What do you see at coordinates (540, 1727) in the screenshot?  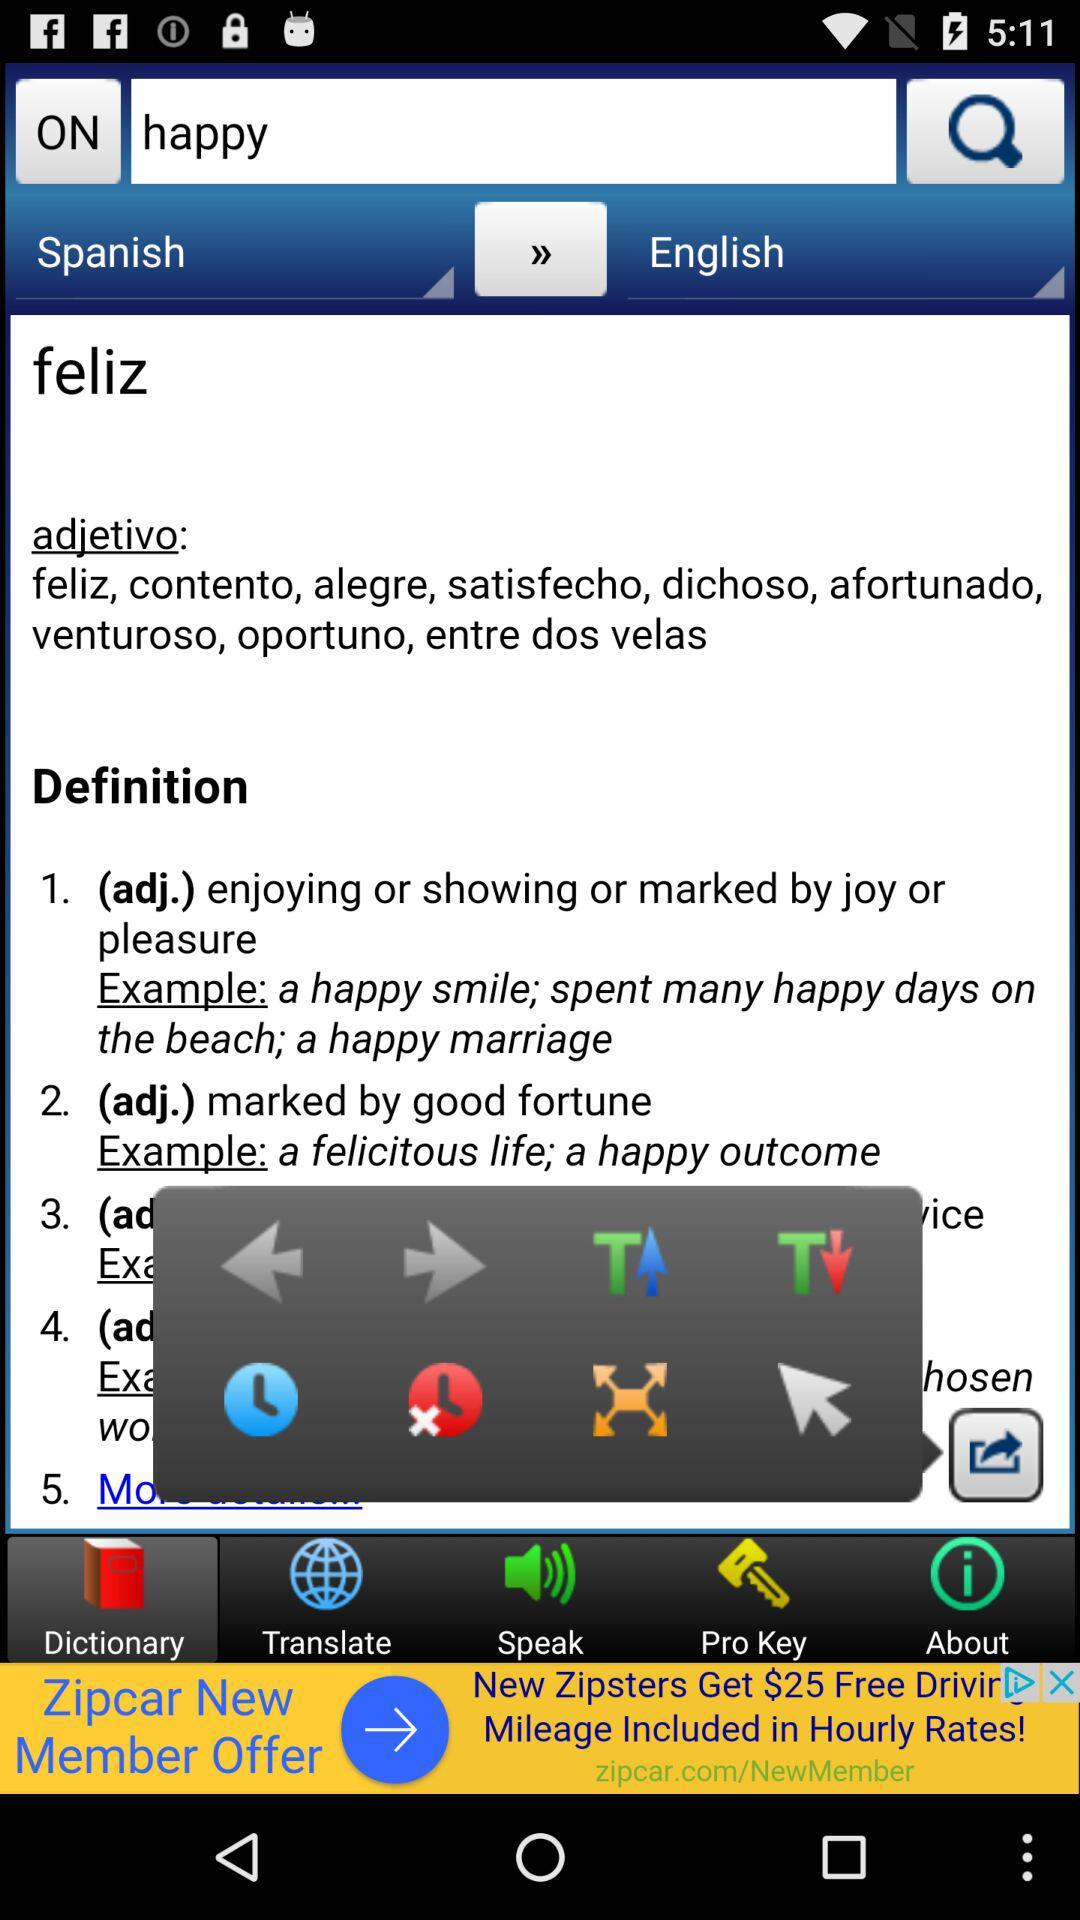 I see `advertisement display` at bounding box center [540, 1727].